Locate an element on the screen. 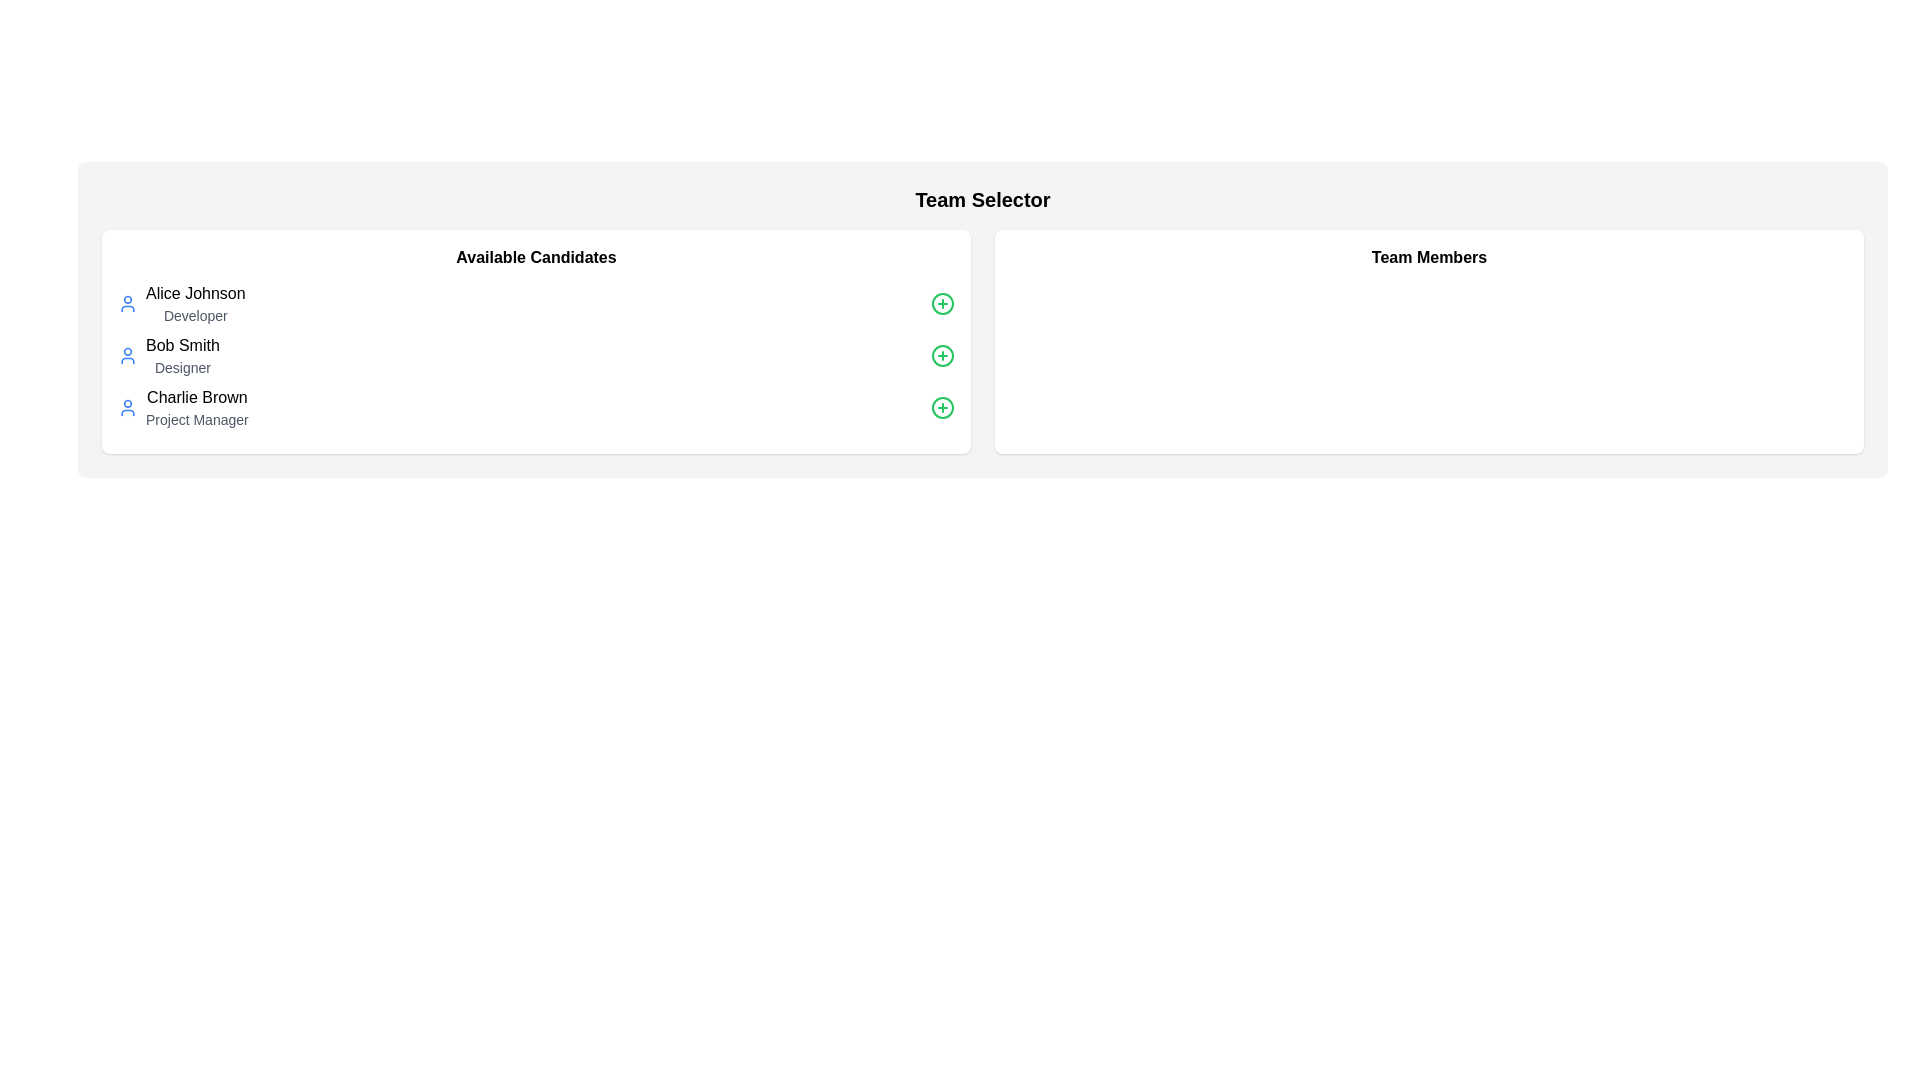  text from the Text Label displaying 'Bob Smith', positioned as the second entry in the 'Available Candidates' section is located at coordinates (182, 345).